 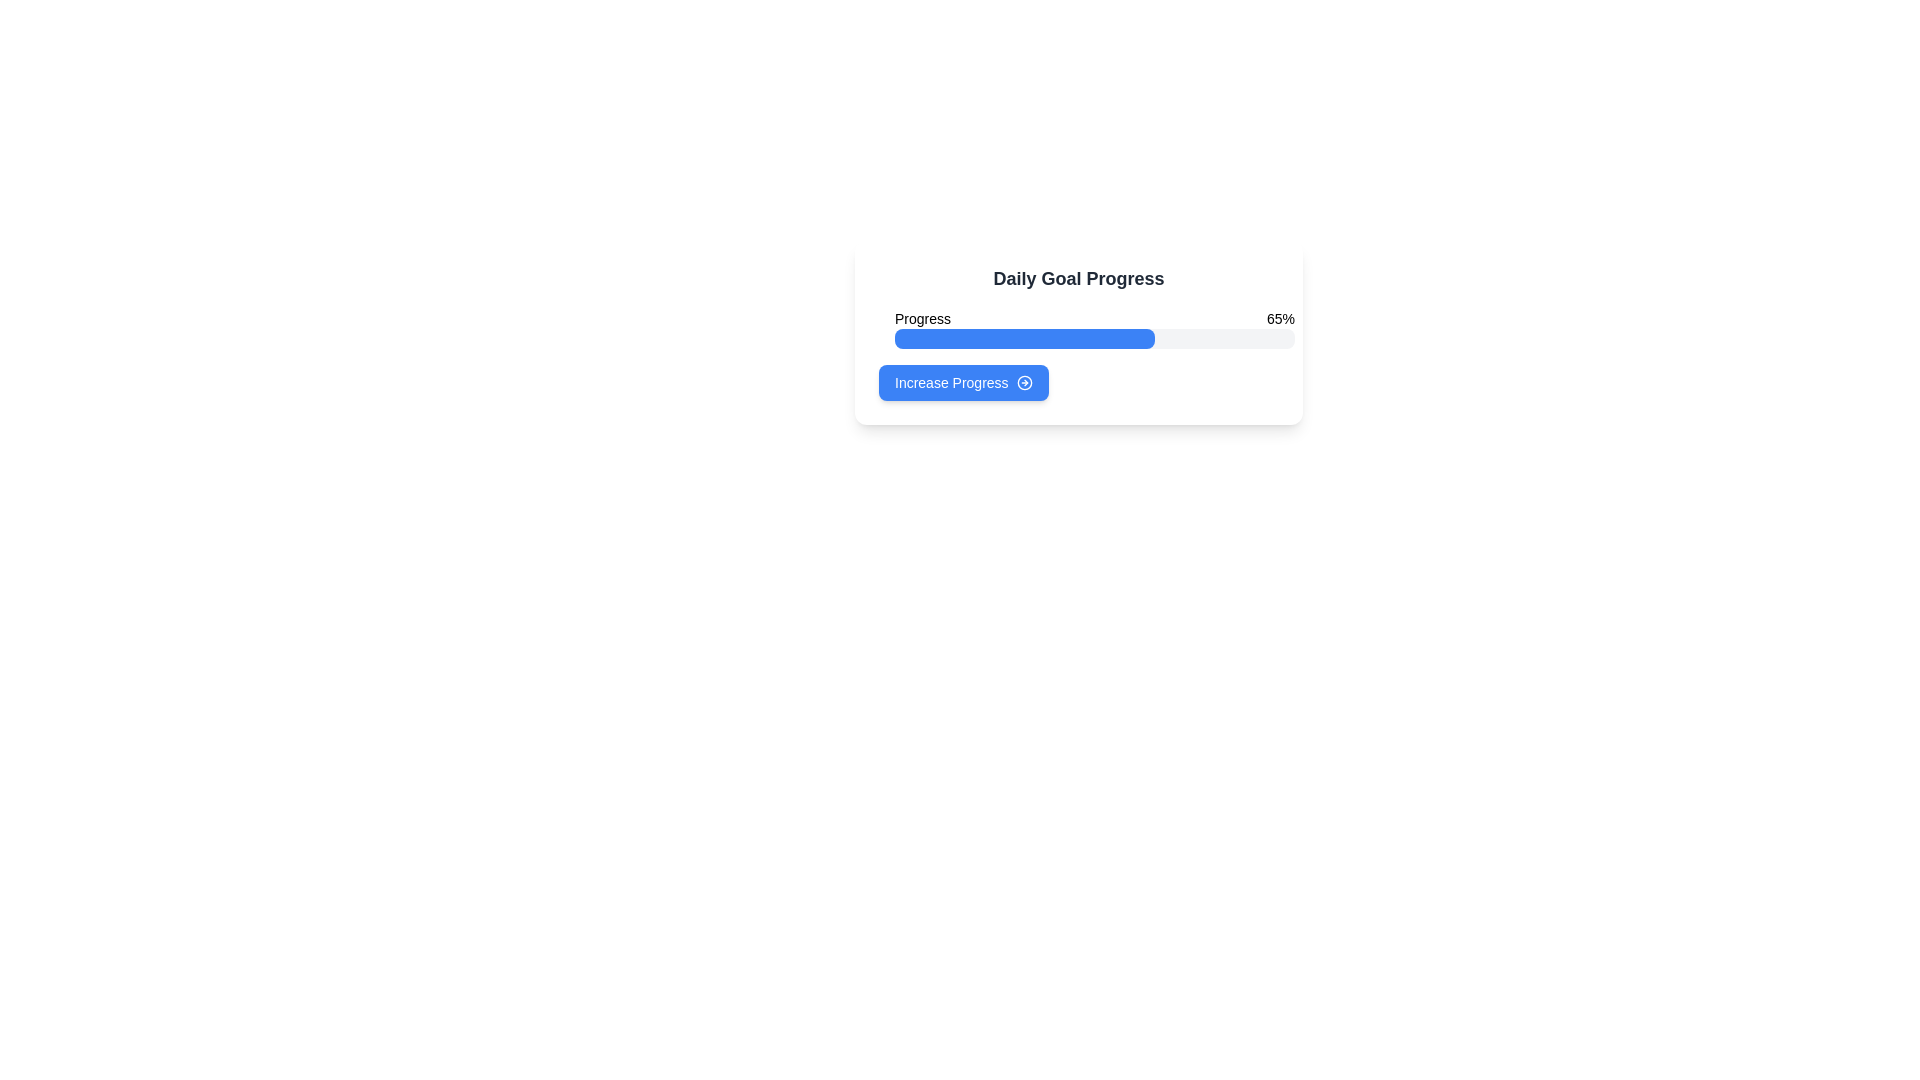 What do you see at coordinates (921, 318) in the screenshot?
I see `the Text label that describes the progress bar, located in the top left section of the 'Daily Goal Progress' card` at bounding box center [921, 318].